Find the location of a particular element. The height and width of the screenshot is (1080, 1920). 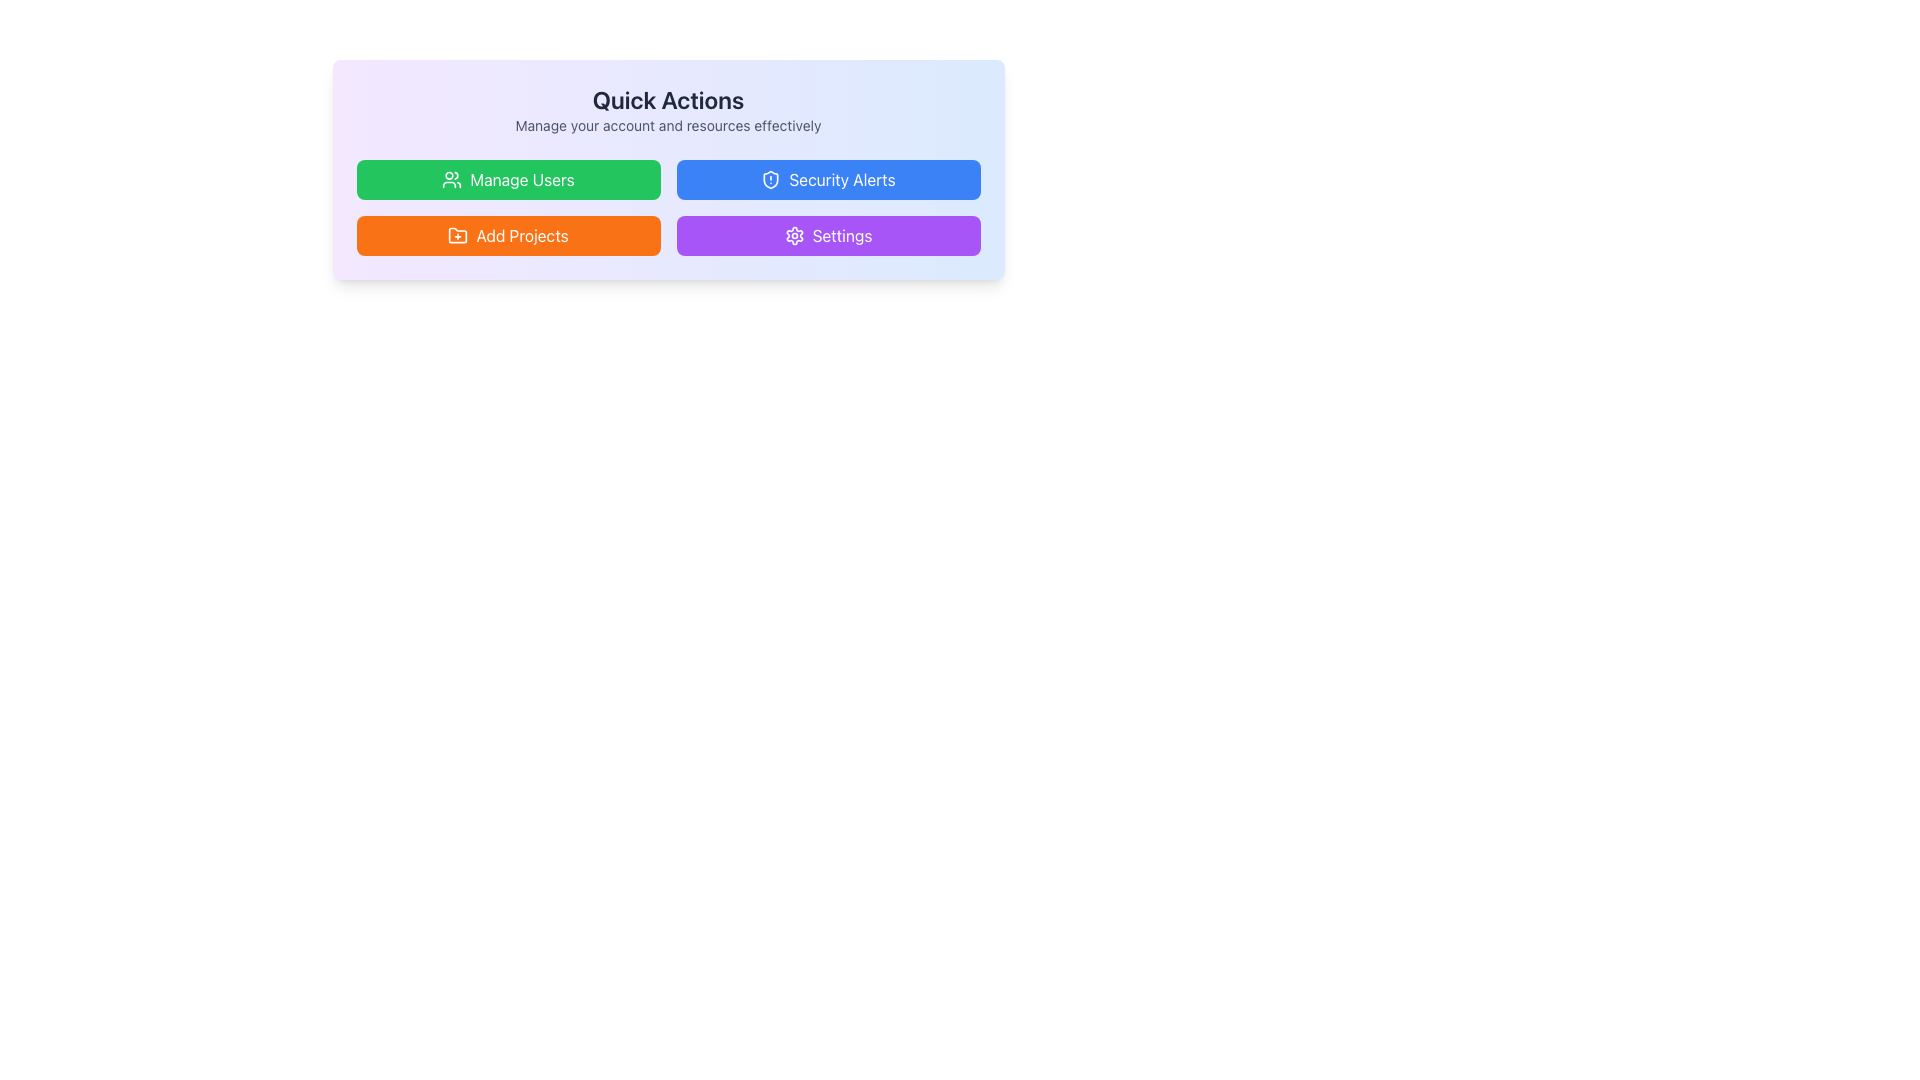

the user management button located at the top-left position in the grid of action buttons is located at coordinates (508, 180).